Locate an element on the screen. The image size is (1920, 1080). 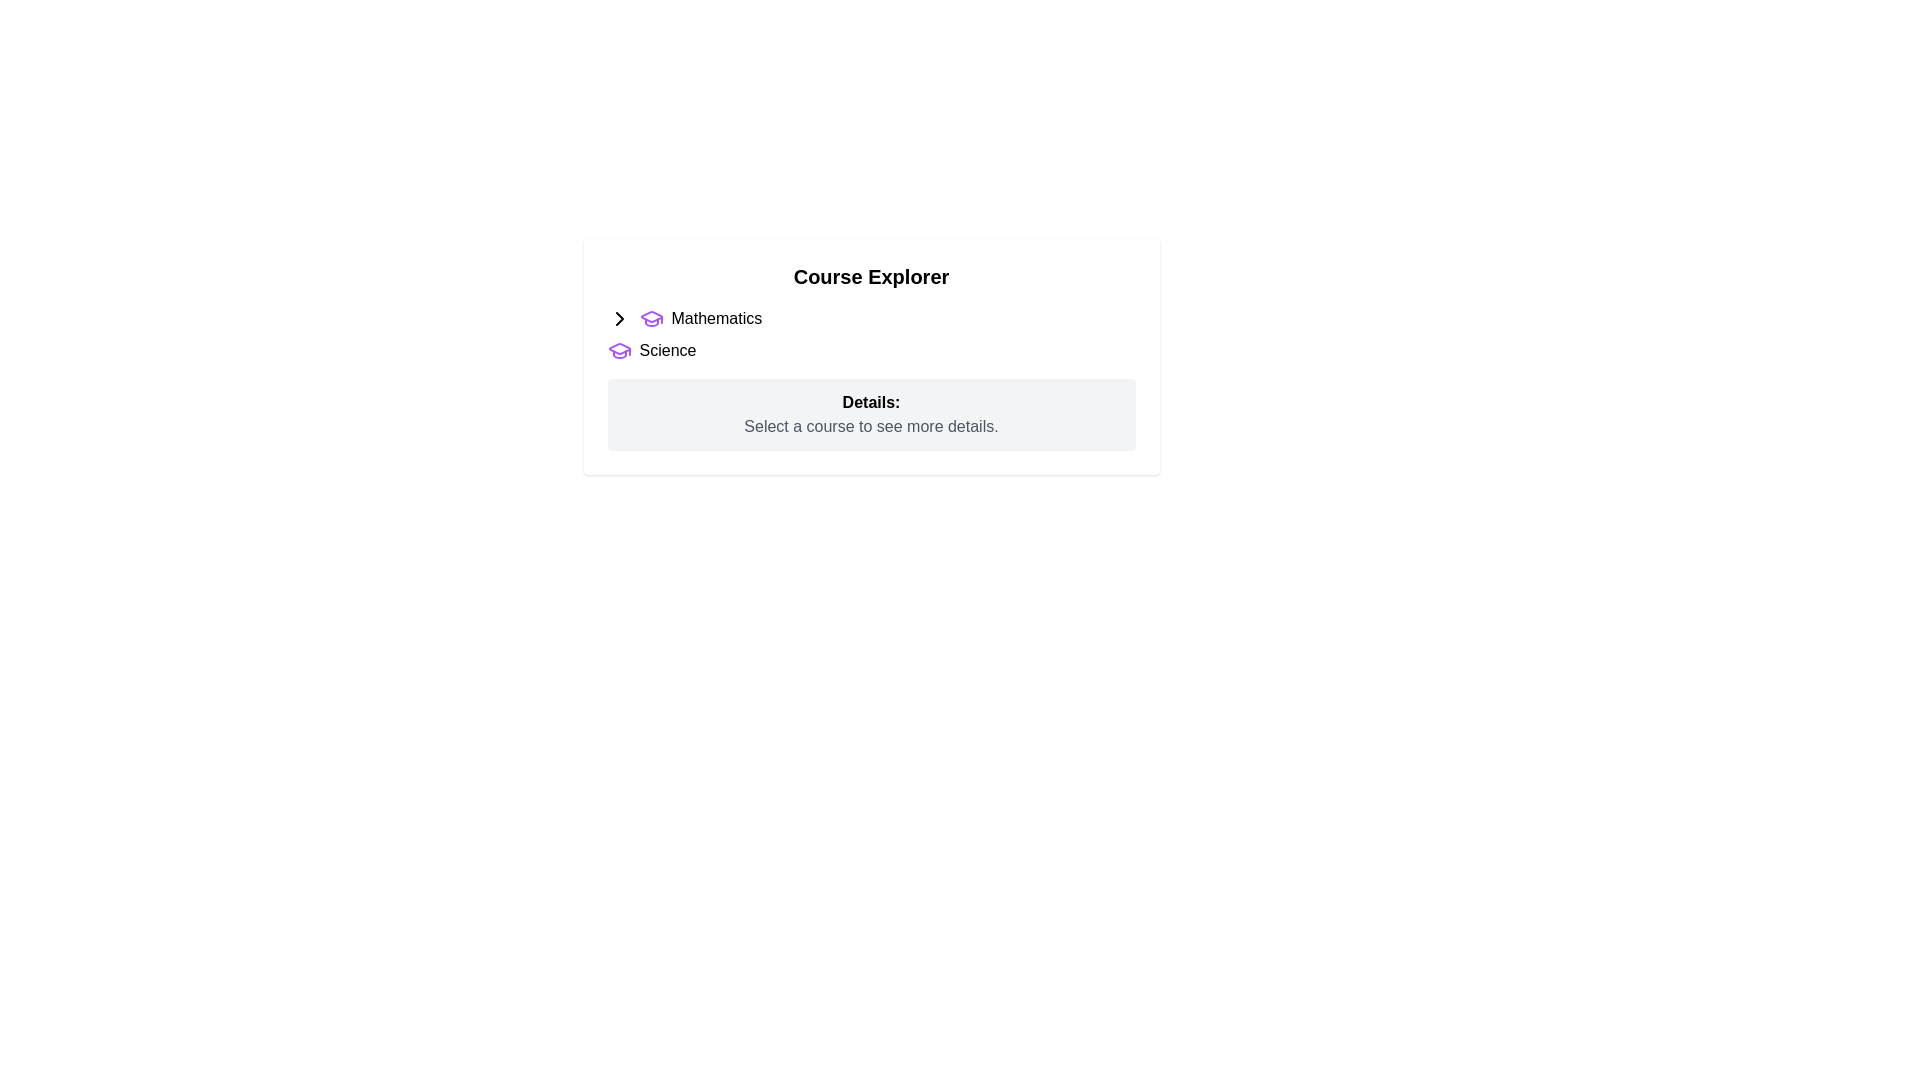
the navigational icon located adjacent to the 'Mathematics' text is located at coordinates (618, 318).